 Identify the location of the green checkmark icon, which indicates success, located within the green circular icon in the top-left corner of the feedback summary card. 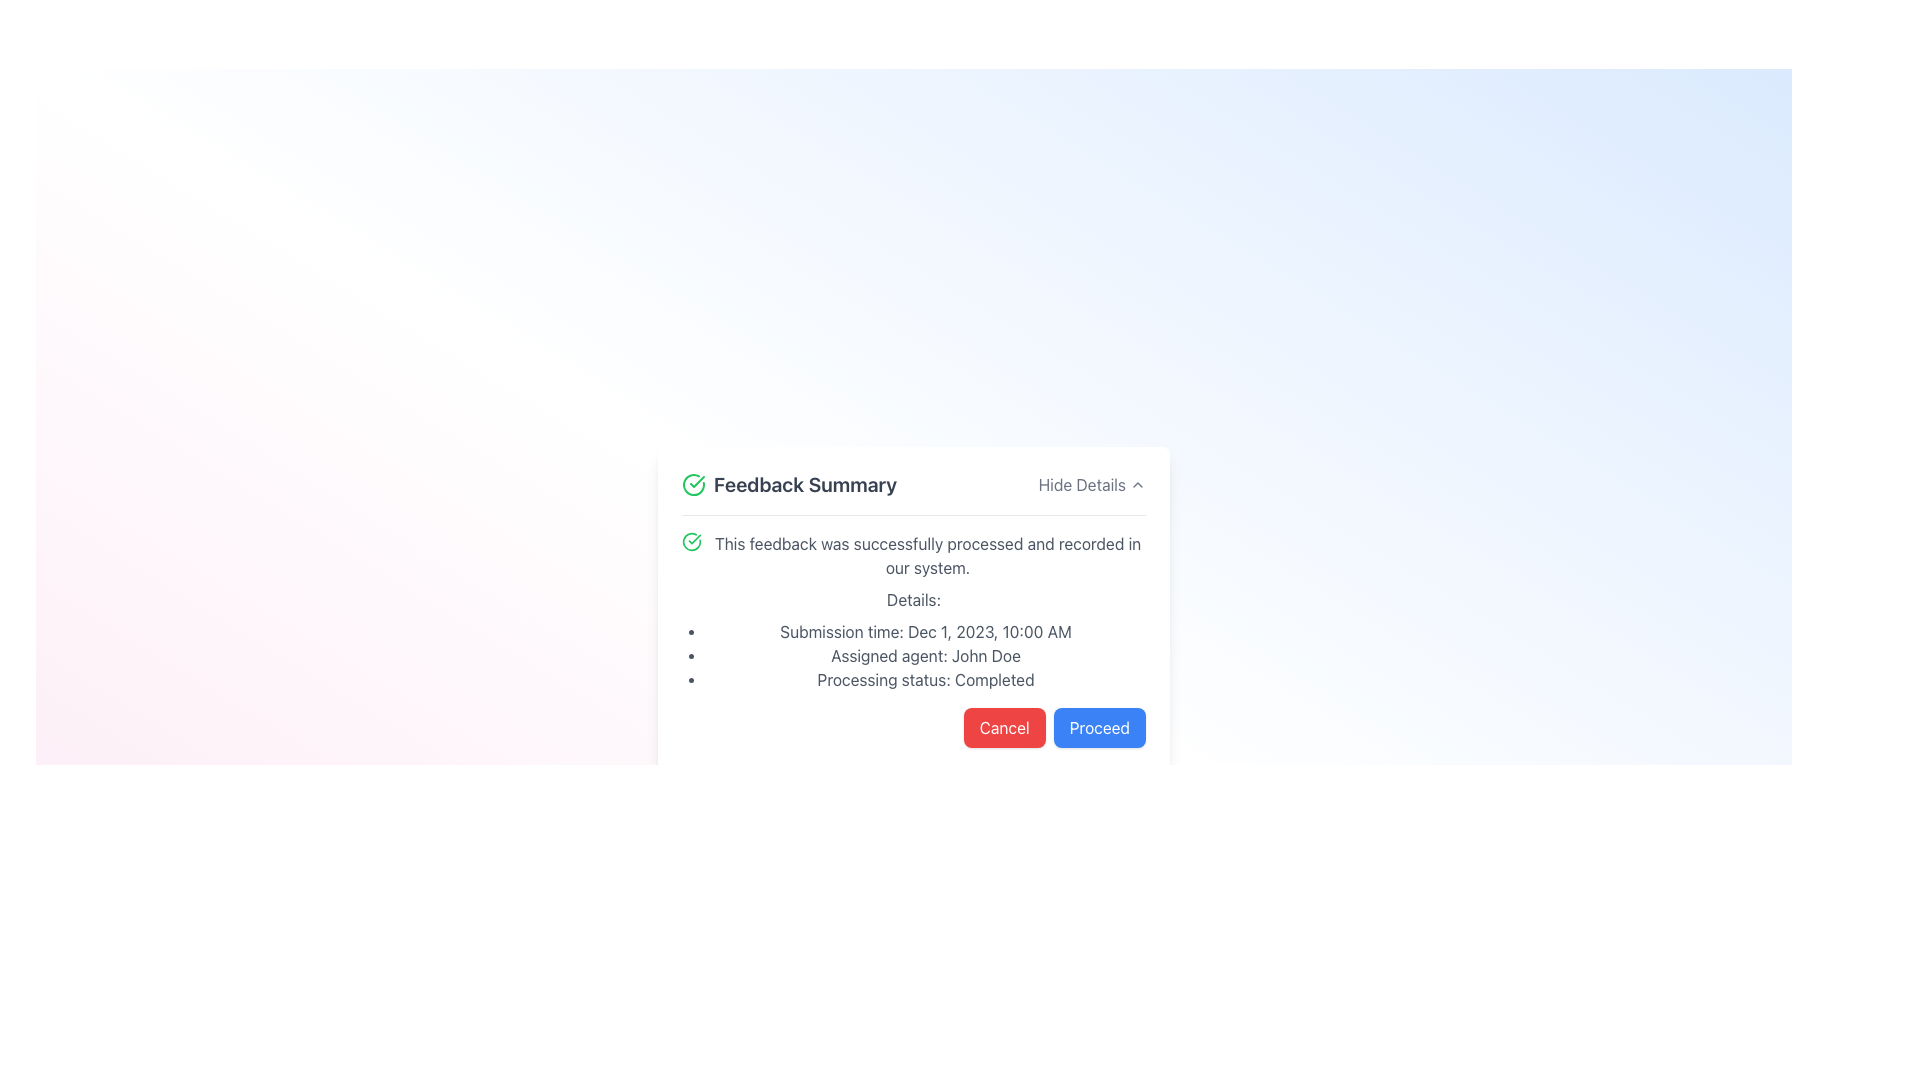
(697, 481).